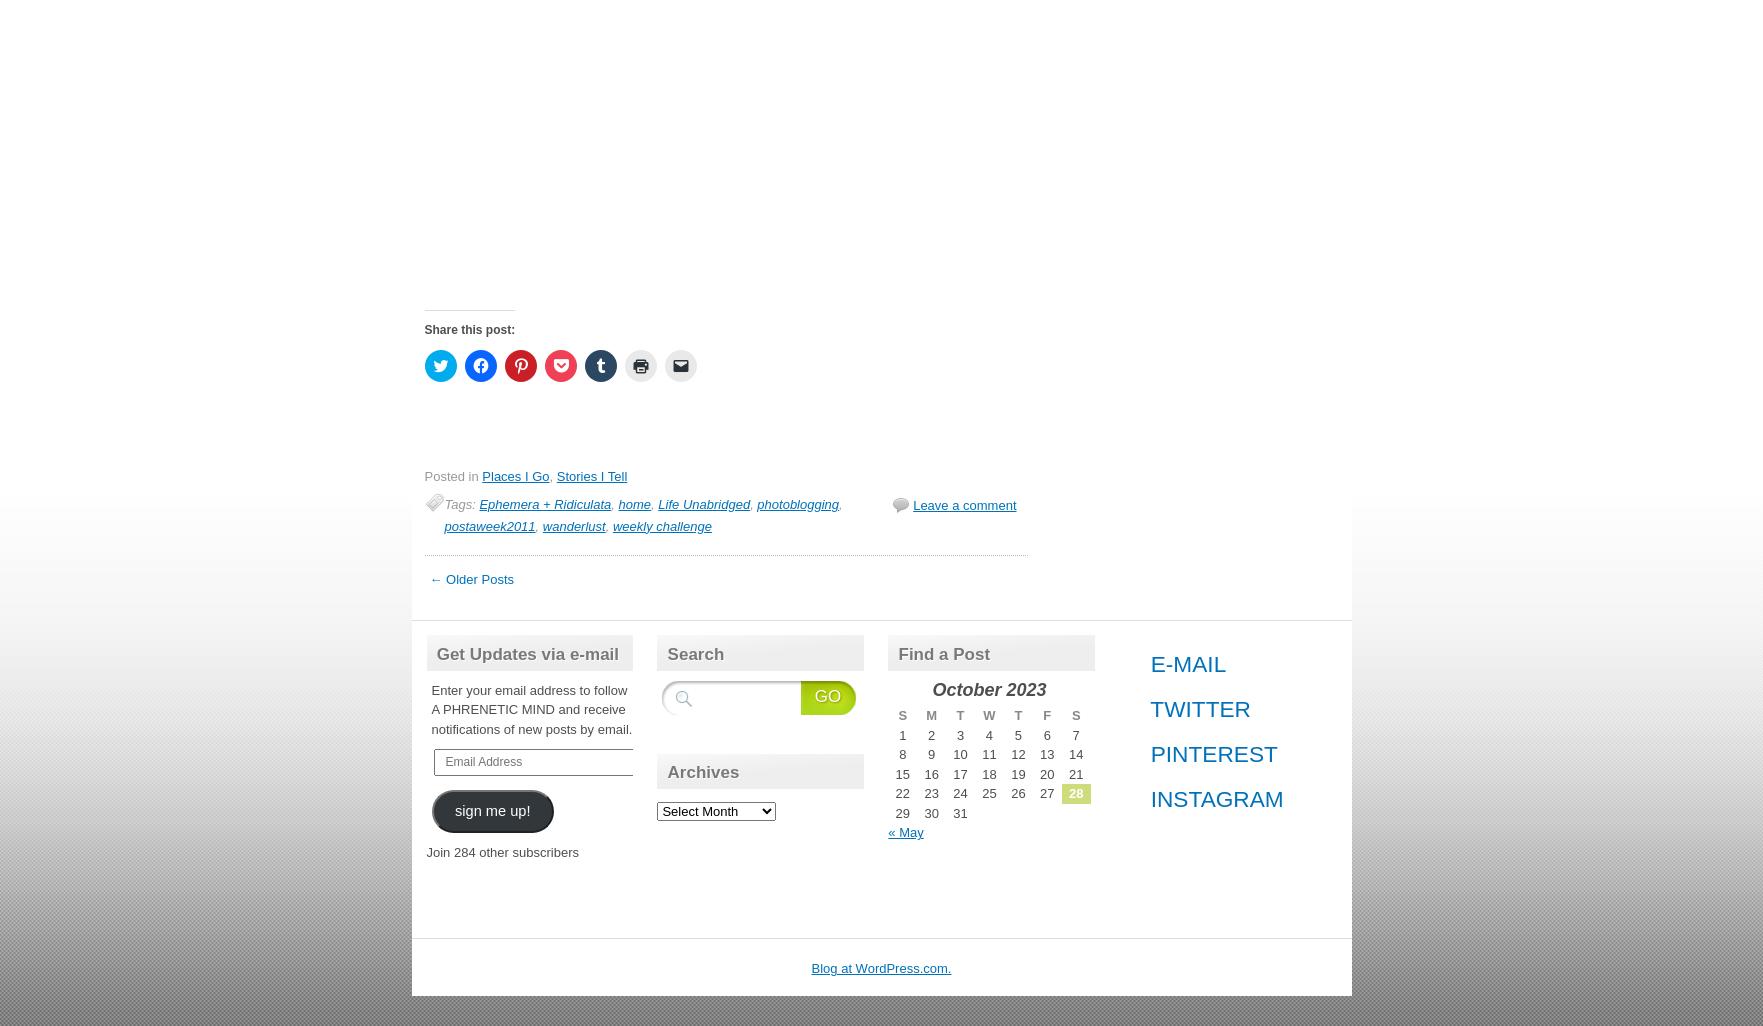 This screenshot has height=1026, width=1763. I want to click on 'Blog at WordPress.com.', so click(880, 968).